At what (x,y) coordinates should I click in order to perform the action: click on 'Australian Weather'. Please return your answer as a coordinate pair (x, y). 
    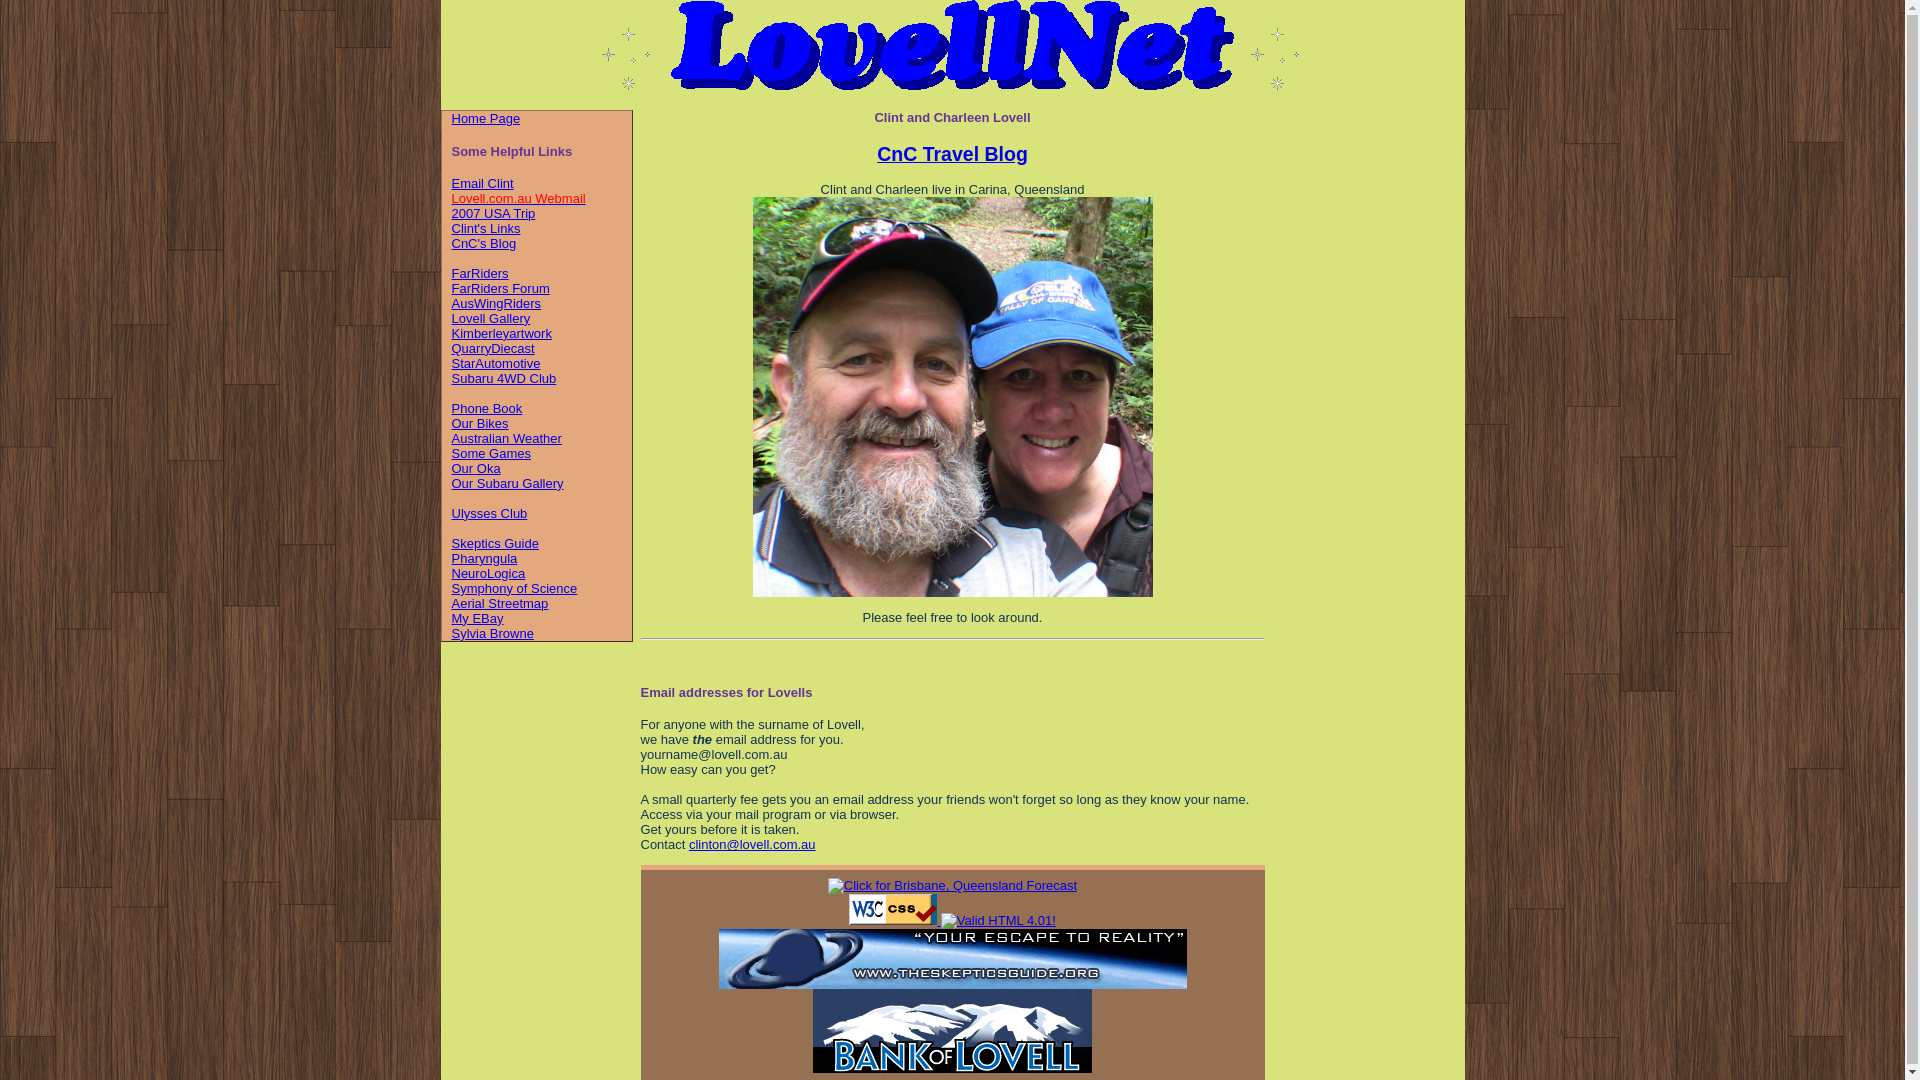
    Looking at the image, I should click on (507, 437).